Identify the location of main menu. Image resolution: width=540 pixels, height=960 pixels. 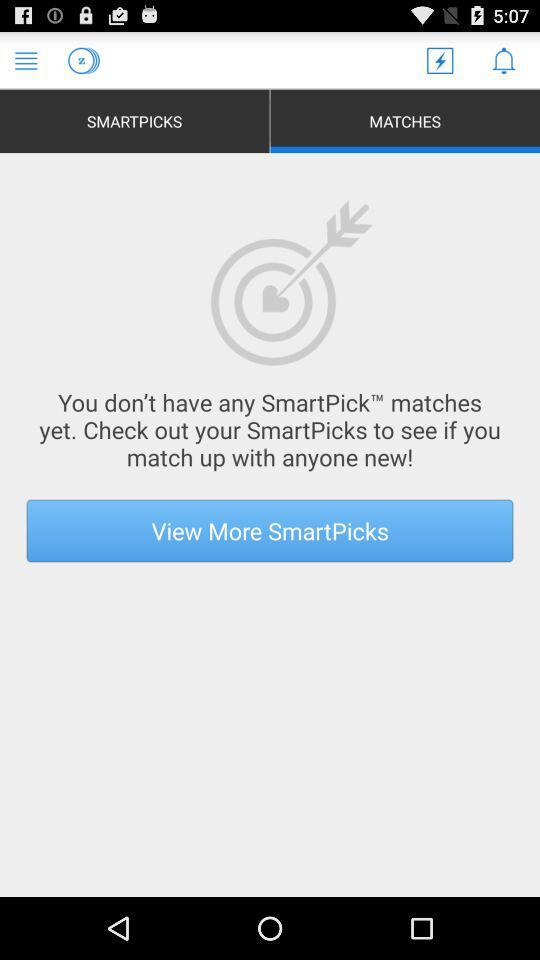
(25, 59).